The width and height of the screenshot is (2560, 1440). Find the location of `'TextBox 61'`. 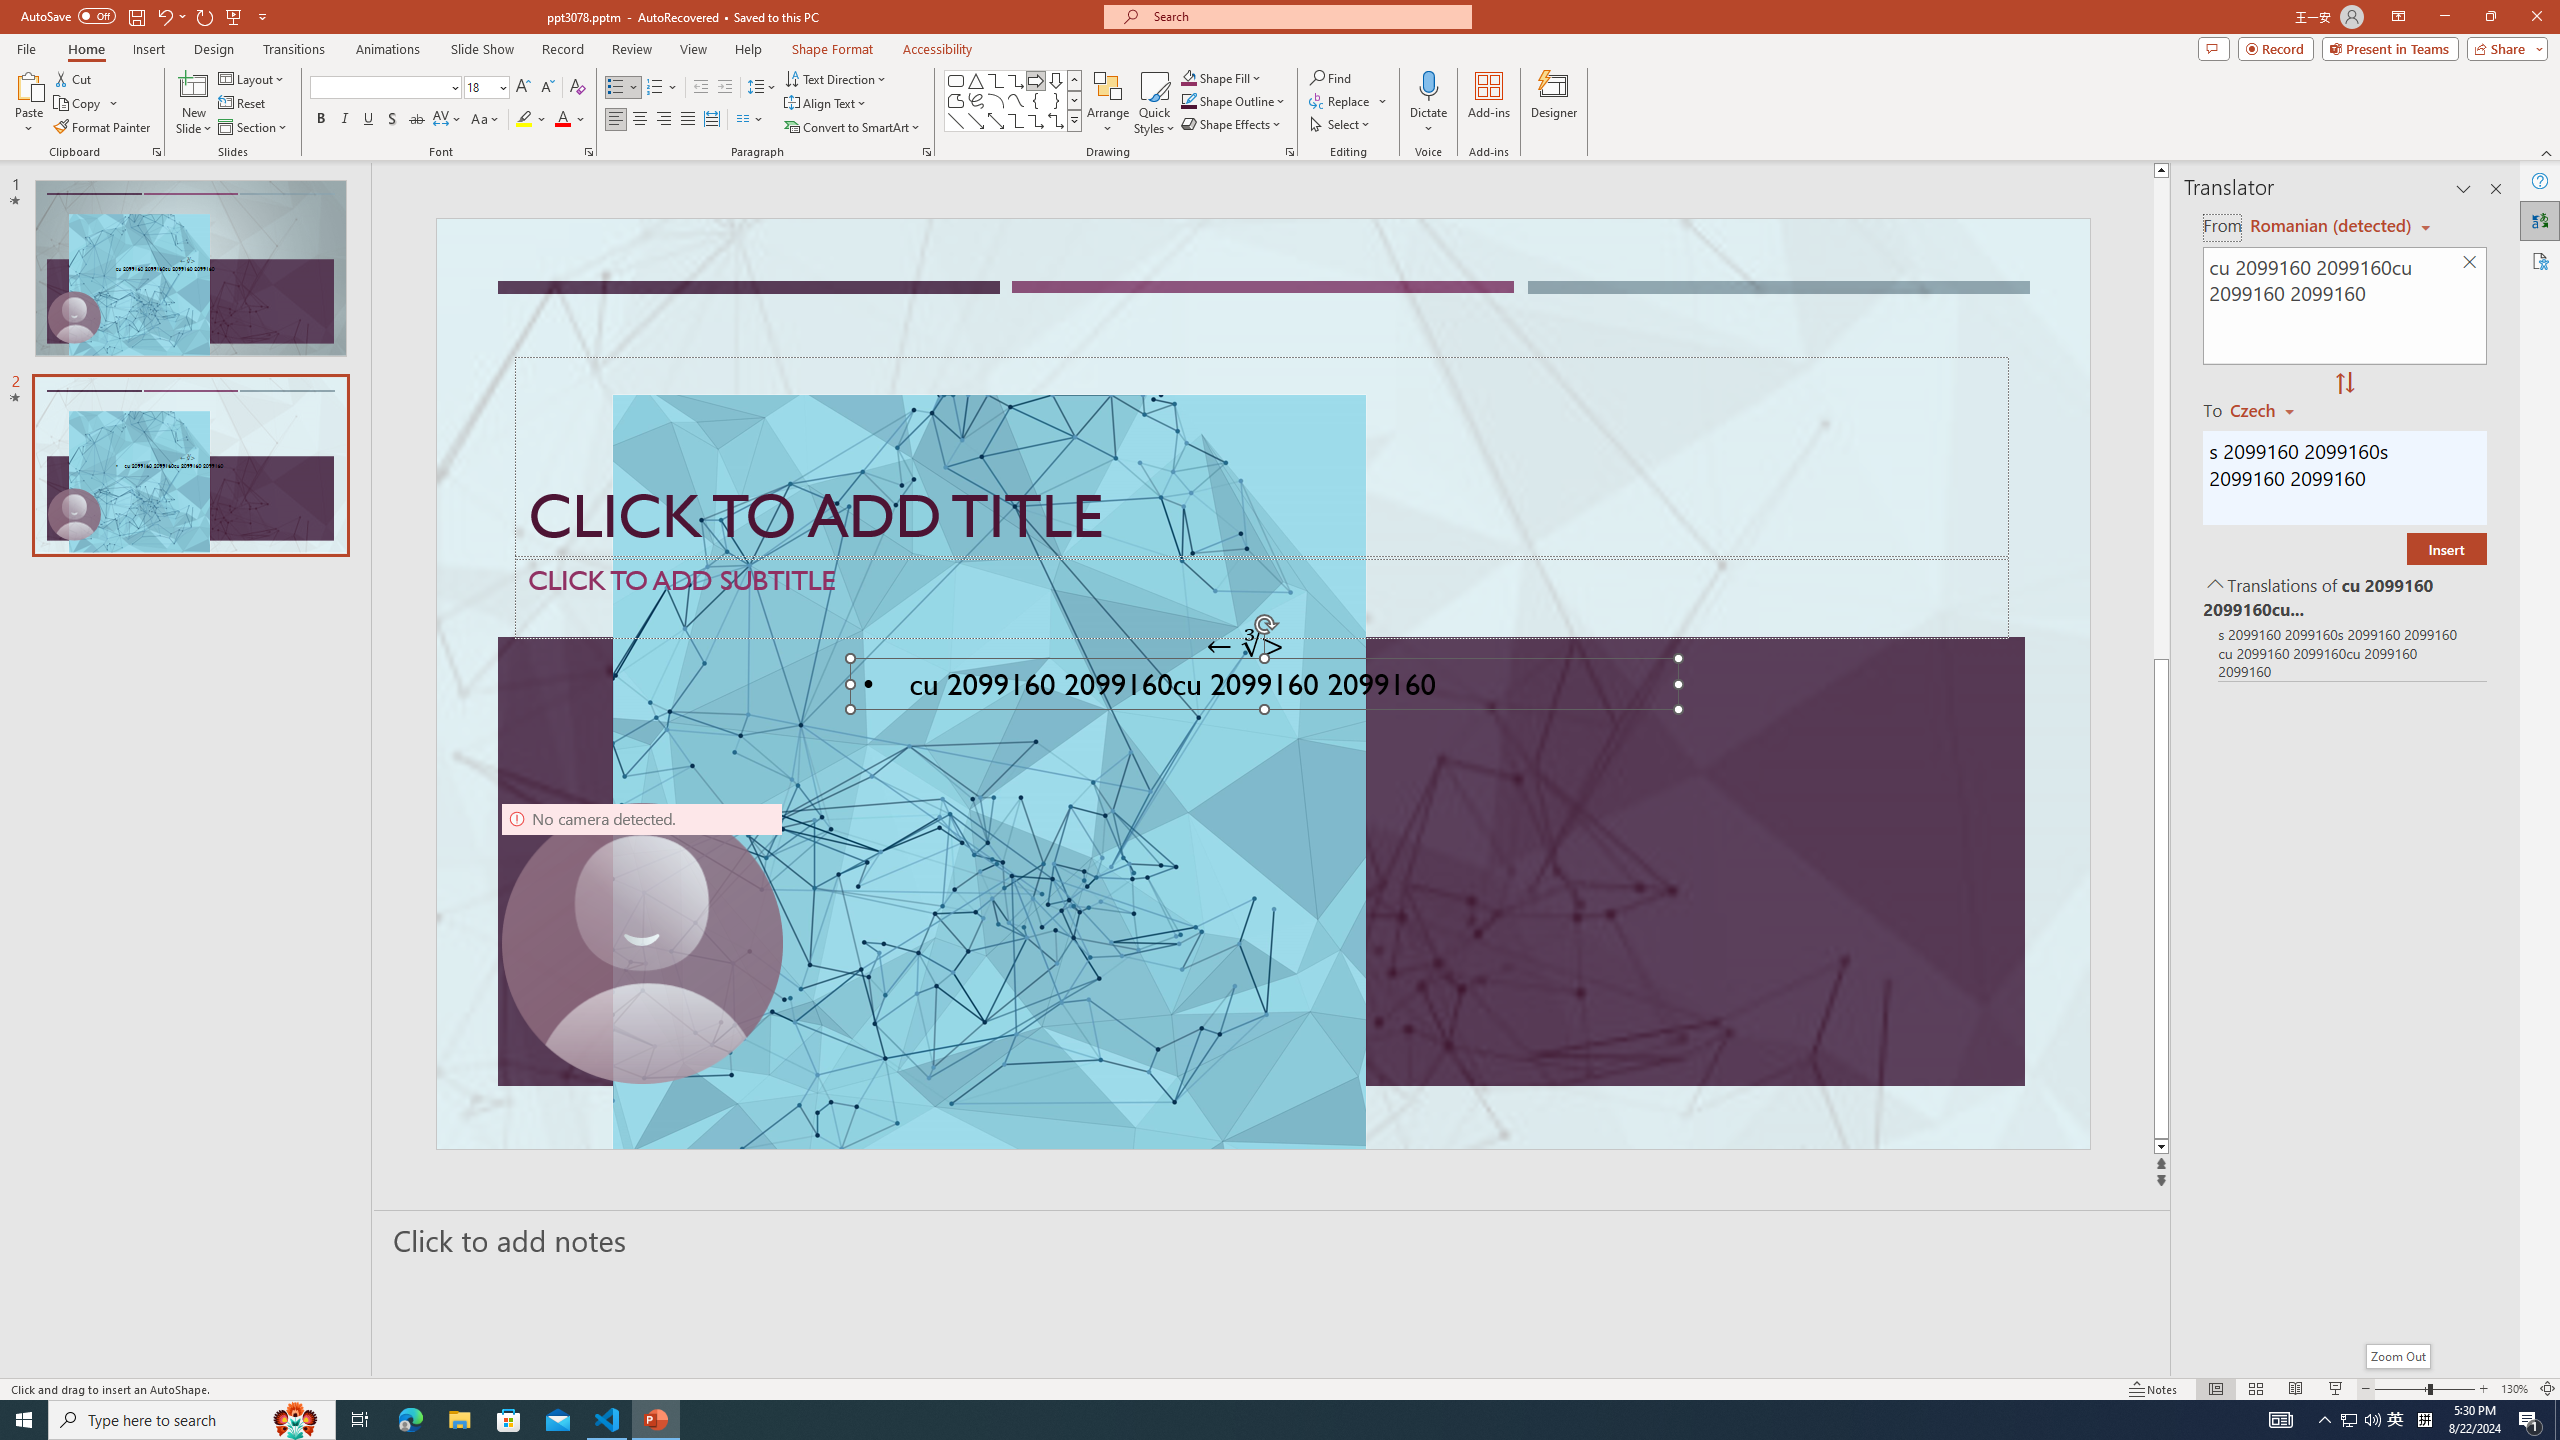

'TextBox 61' is located at coordinates (1259, 688).